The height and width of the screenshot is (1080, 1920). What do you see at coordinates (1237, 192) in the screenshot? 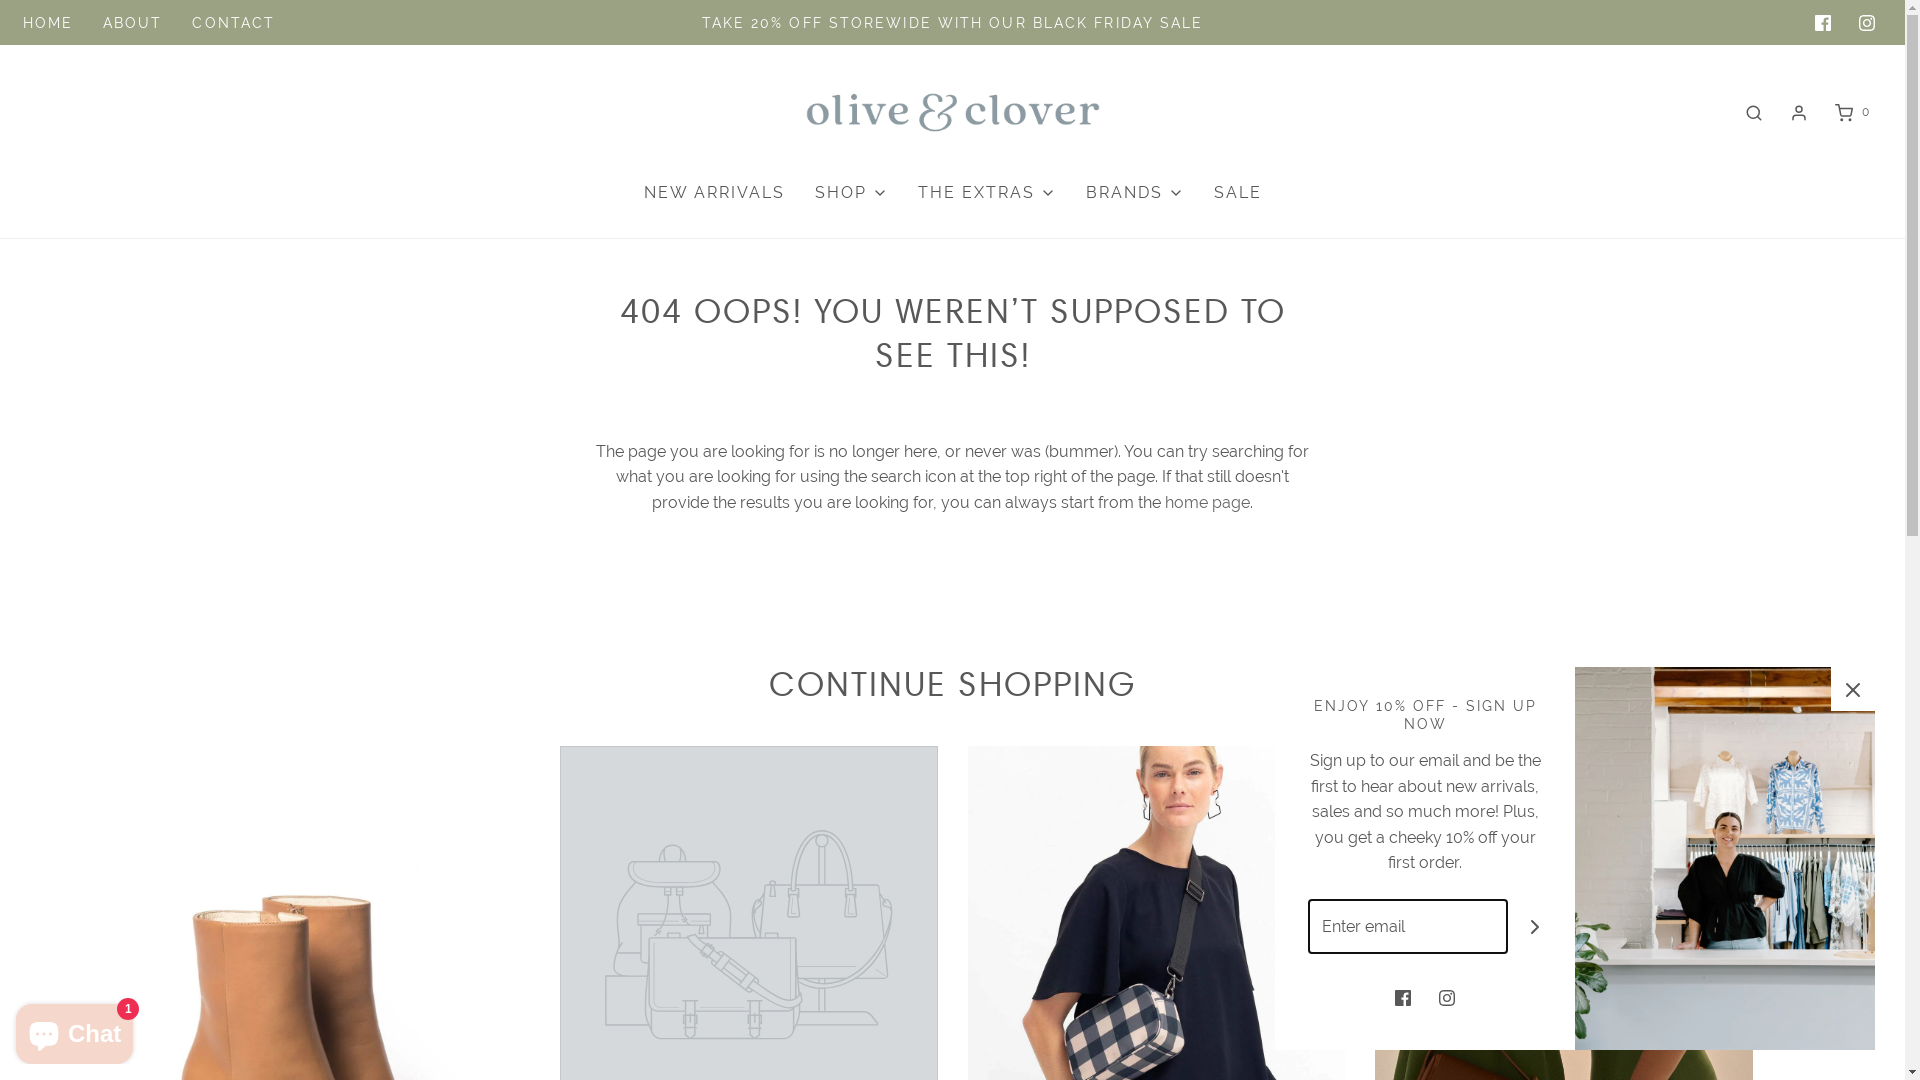
I see `'SALE'` at bounding box center [1237, 192].